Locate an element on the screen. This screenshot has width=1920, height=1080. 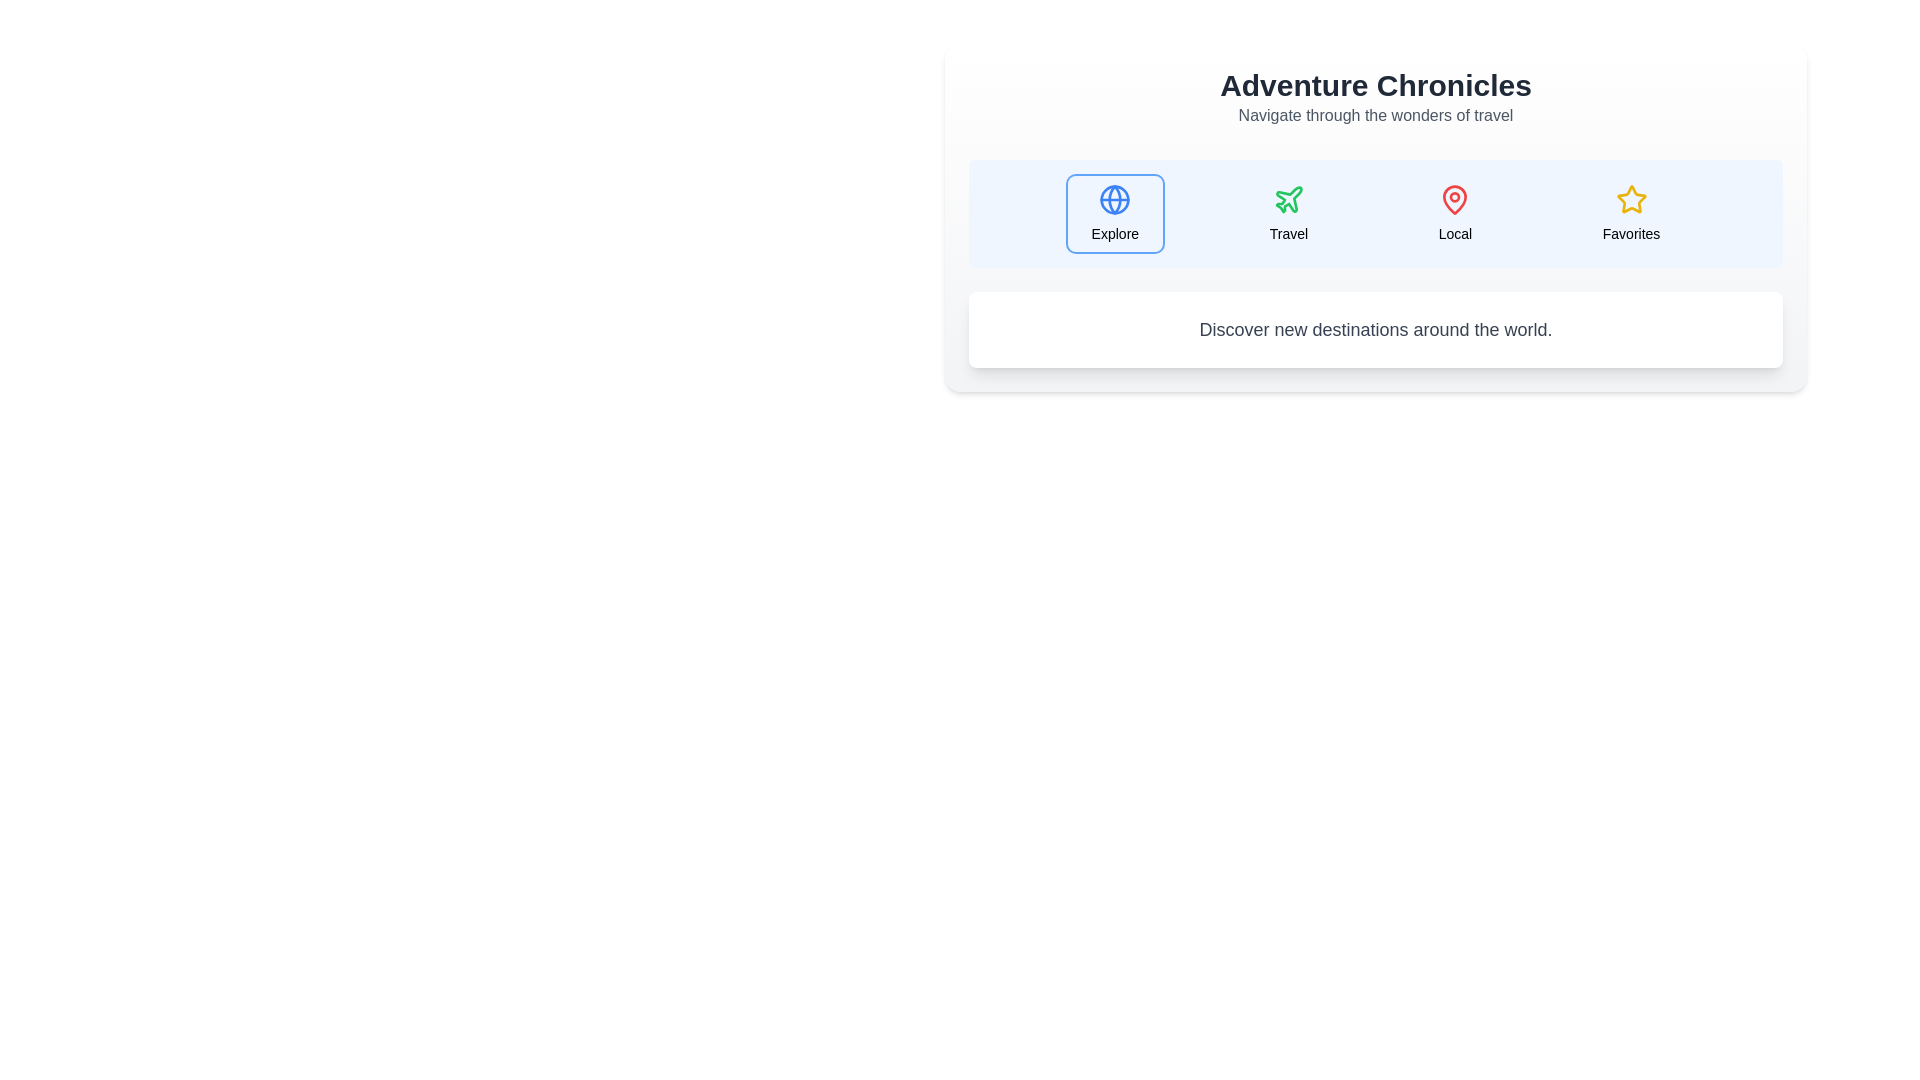
the tab labeled Local to switch the displayed content is located at coordinates (1454, 213).